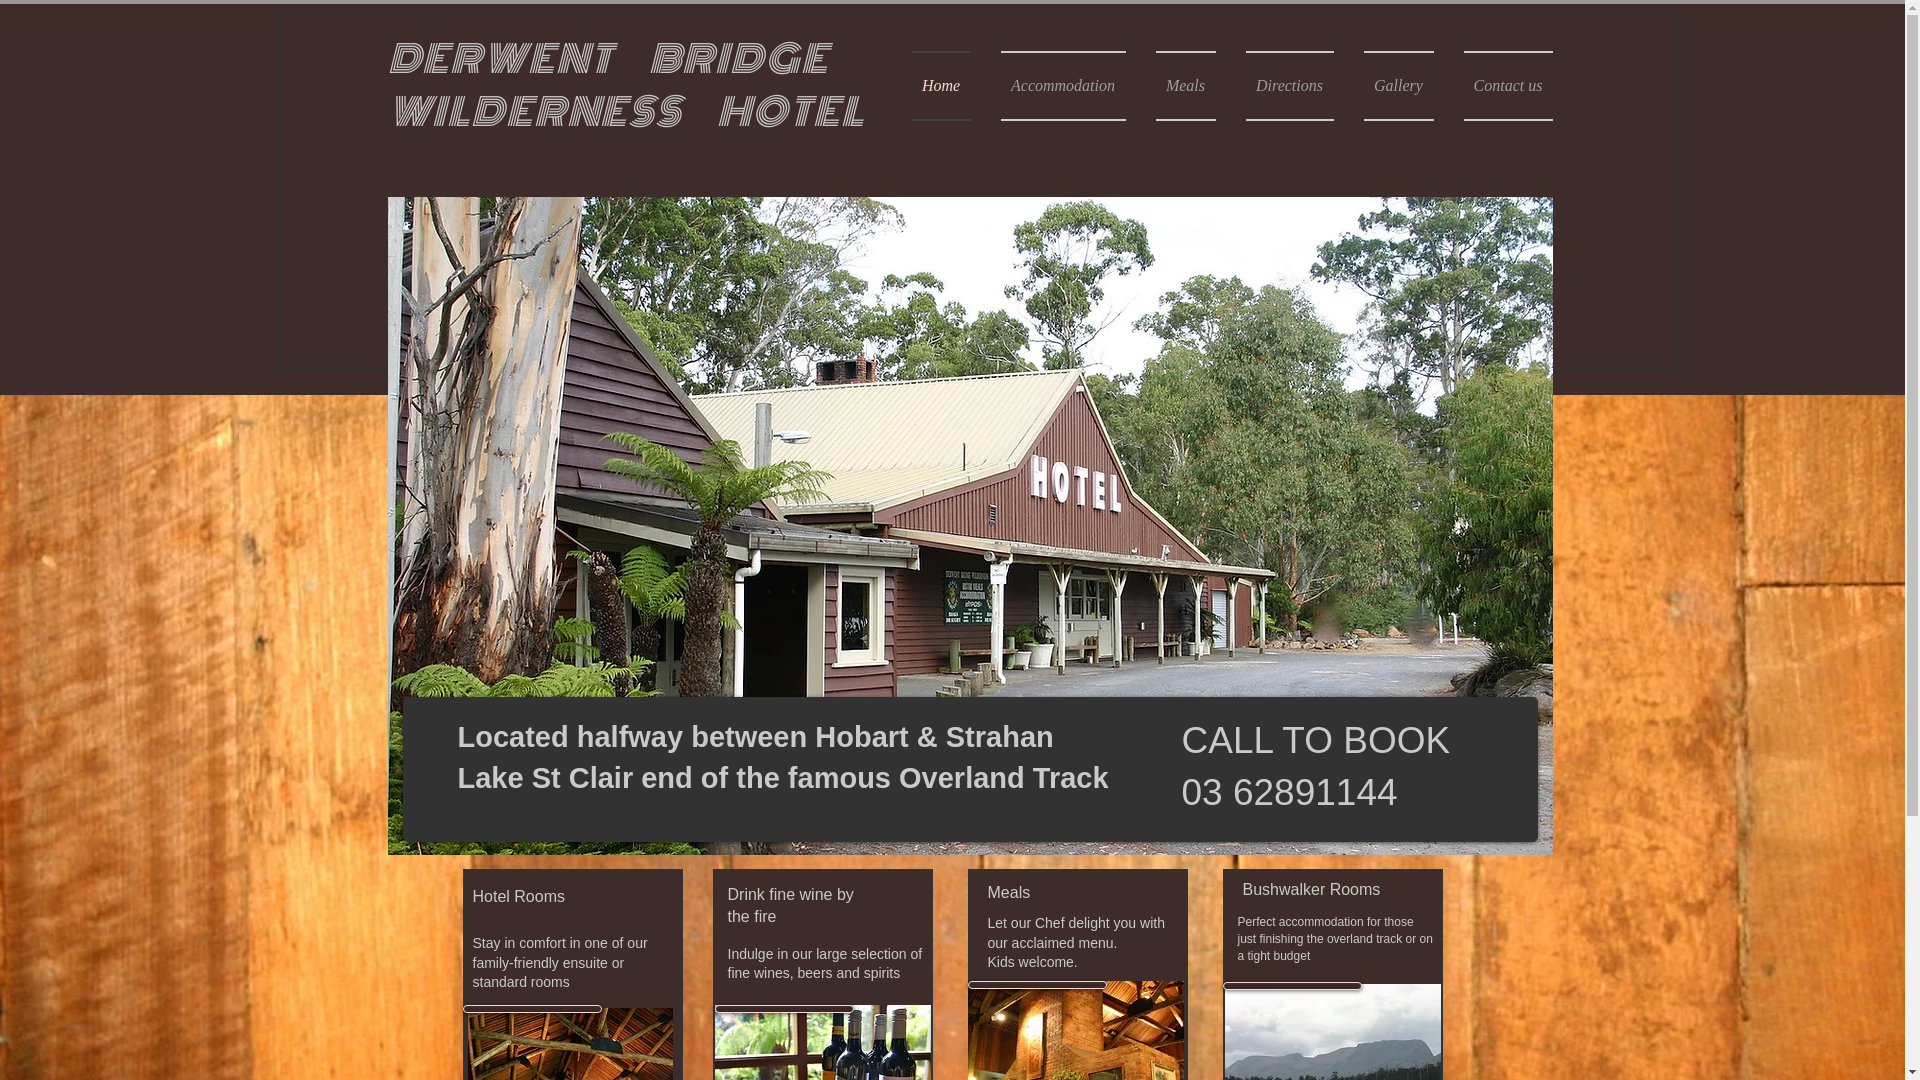 The height and width of the screenshot is (1080, 1920). I want to click on 'Gallery', so click(1348, 84).